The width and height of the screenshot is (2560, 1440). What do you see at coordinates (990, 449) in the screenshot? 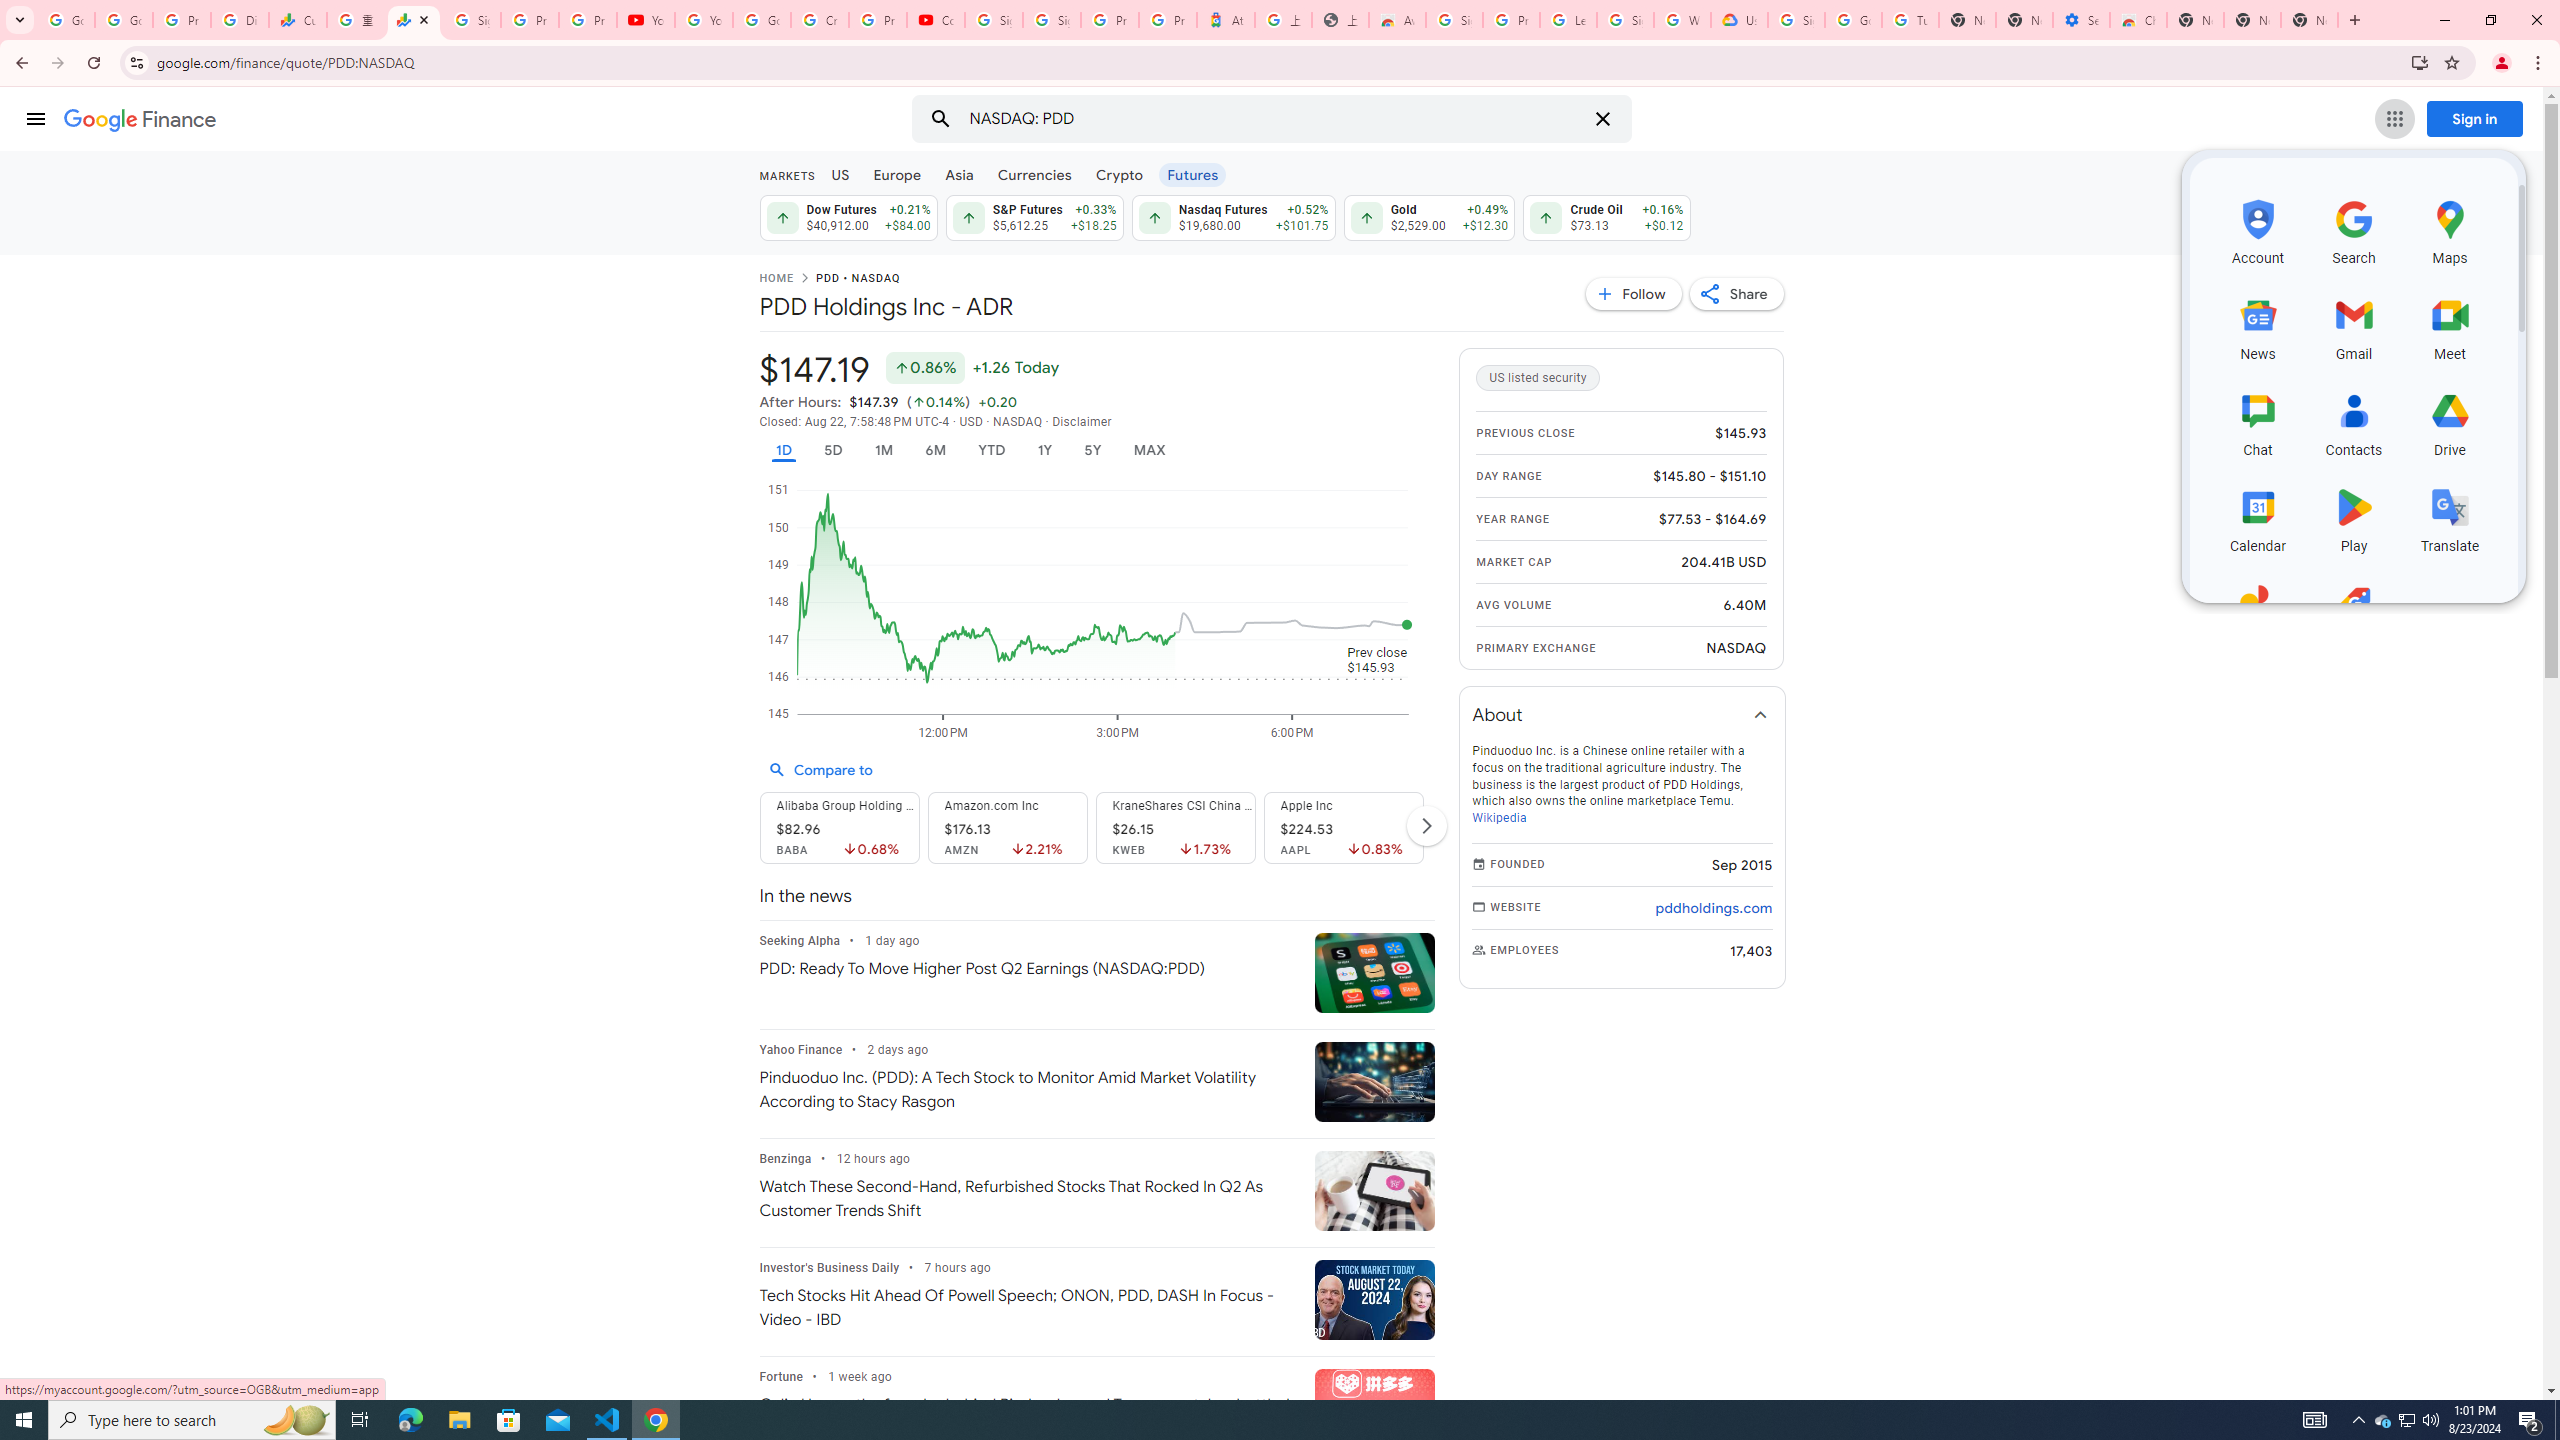
I see `'YTD'` at bounding box center [990, 449].